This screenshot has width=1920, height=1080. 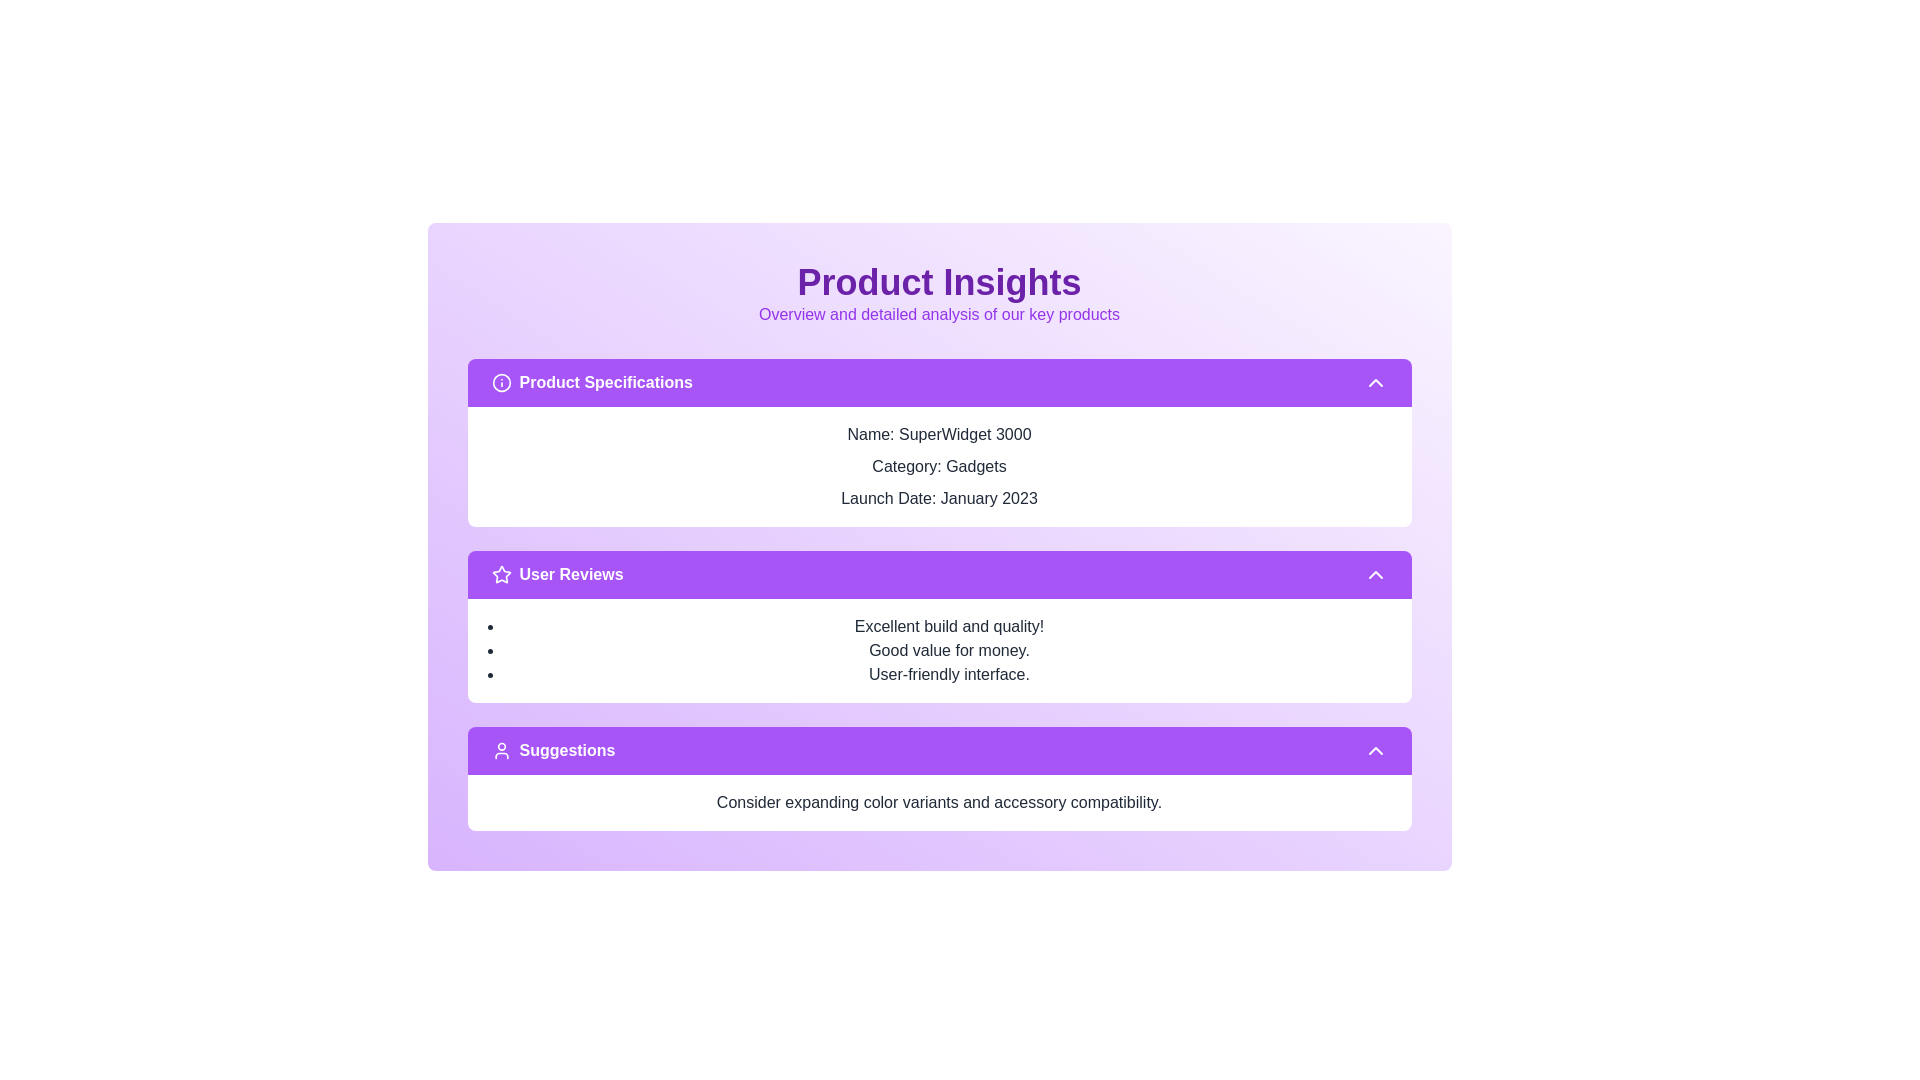 What do you see at coordinates (948, 626) in the screenshot?
I see `the text string that reads 'Excellent build and quality!' located within the 'User Reviews' section, which is the first item in a bullet-point list` at bounding box center [948, 626].